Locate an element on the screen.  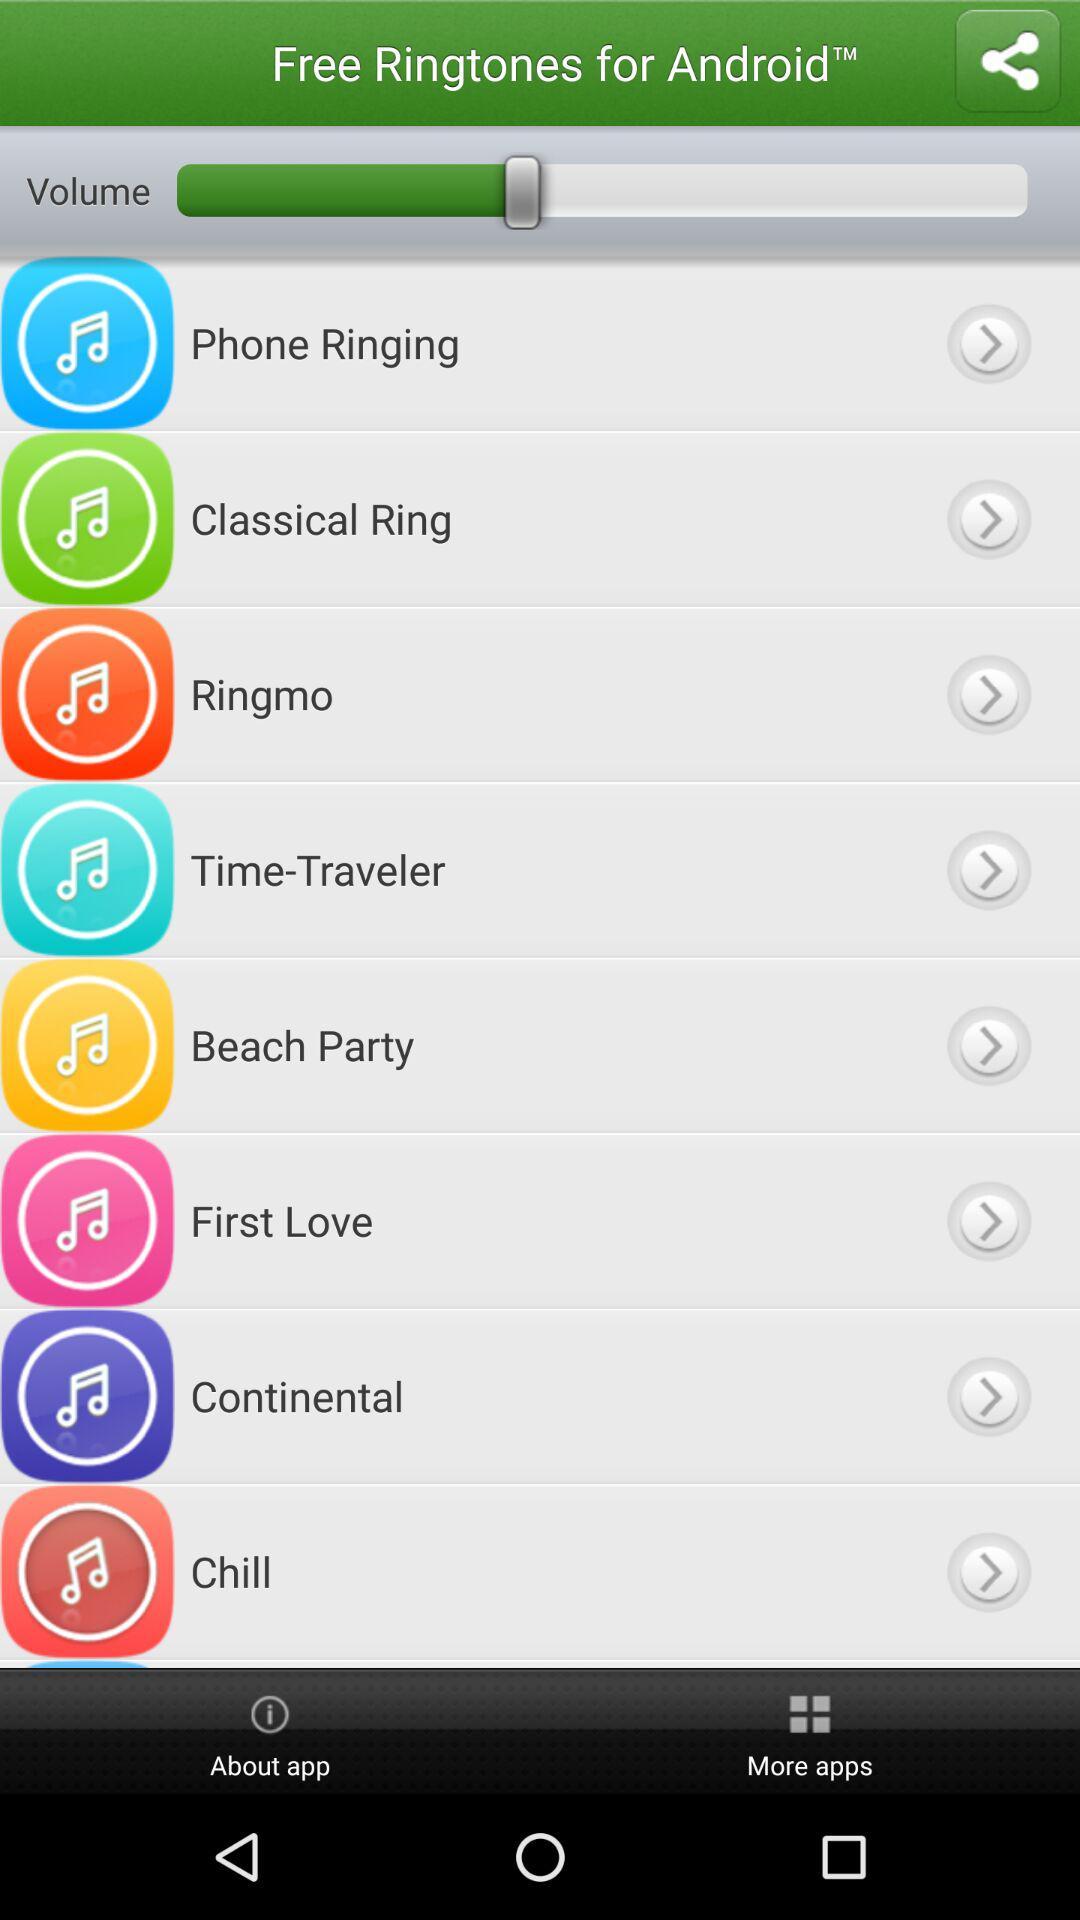
music is located at coordinates (987, 1044).